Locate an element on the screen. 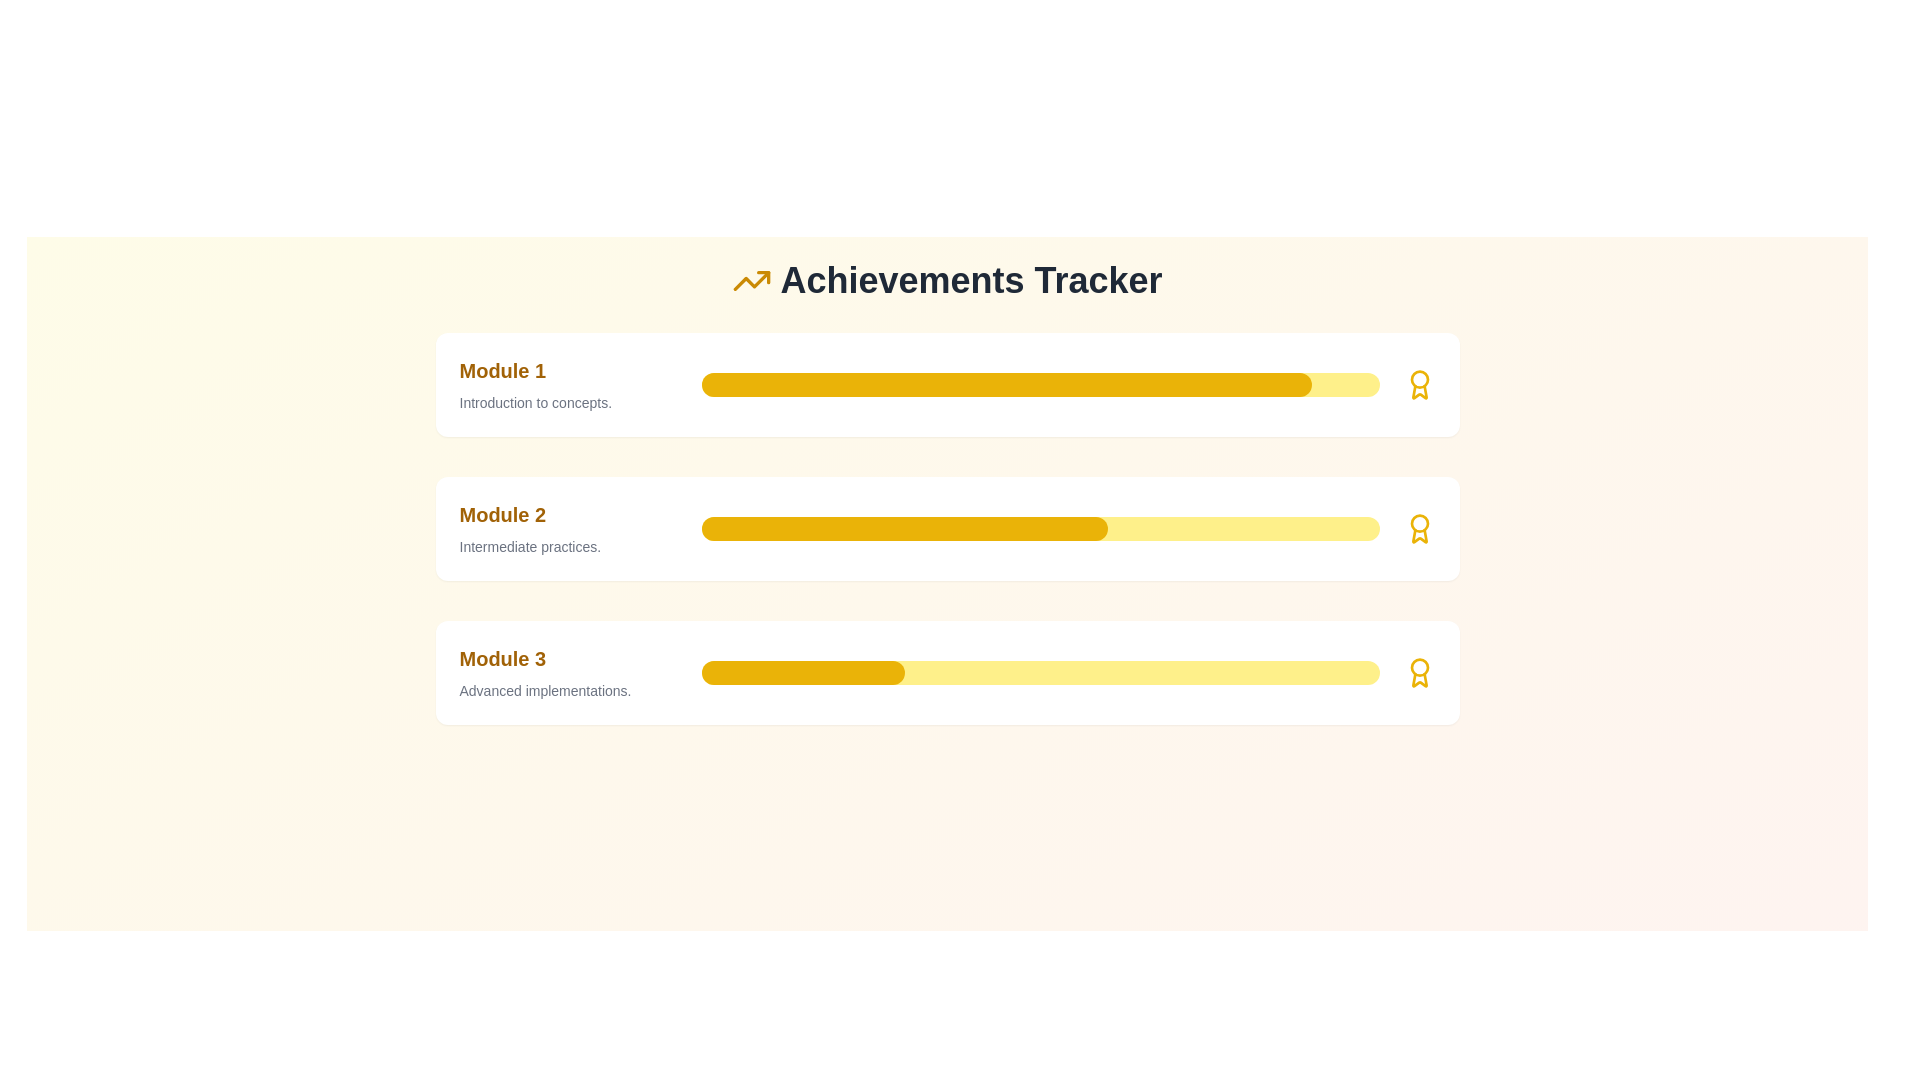 The height and width of the screenshot is (1080, 1920). the static text label displaying 'Intermediate practices.' located below the 'Module 2' heading within the second module card is located at coordinates (571, 547).